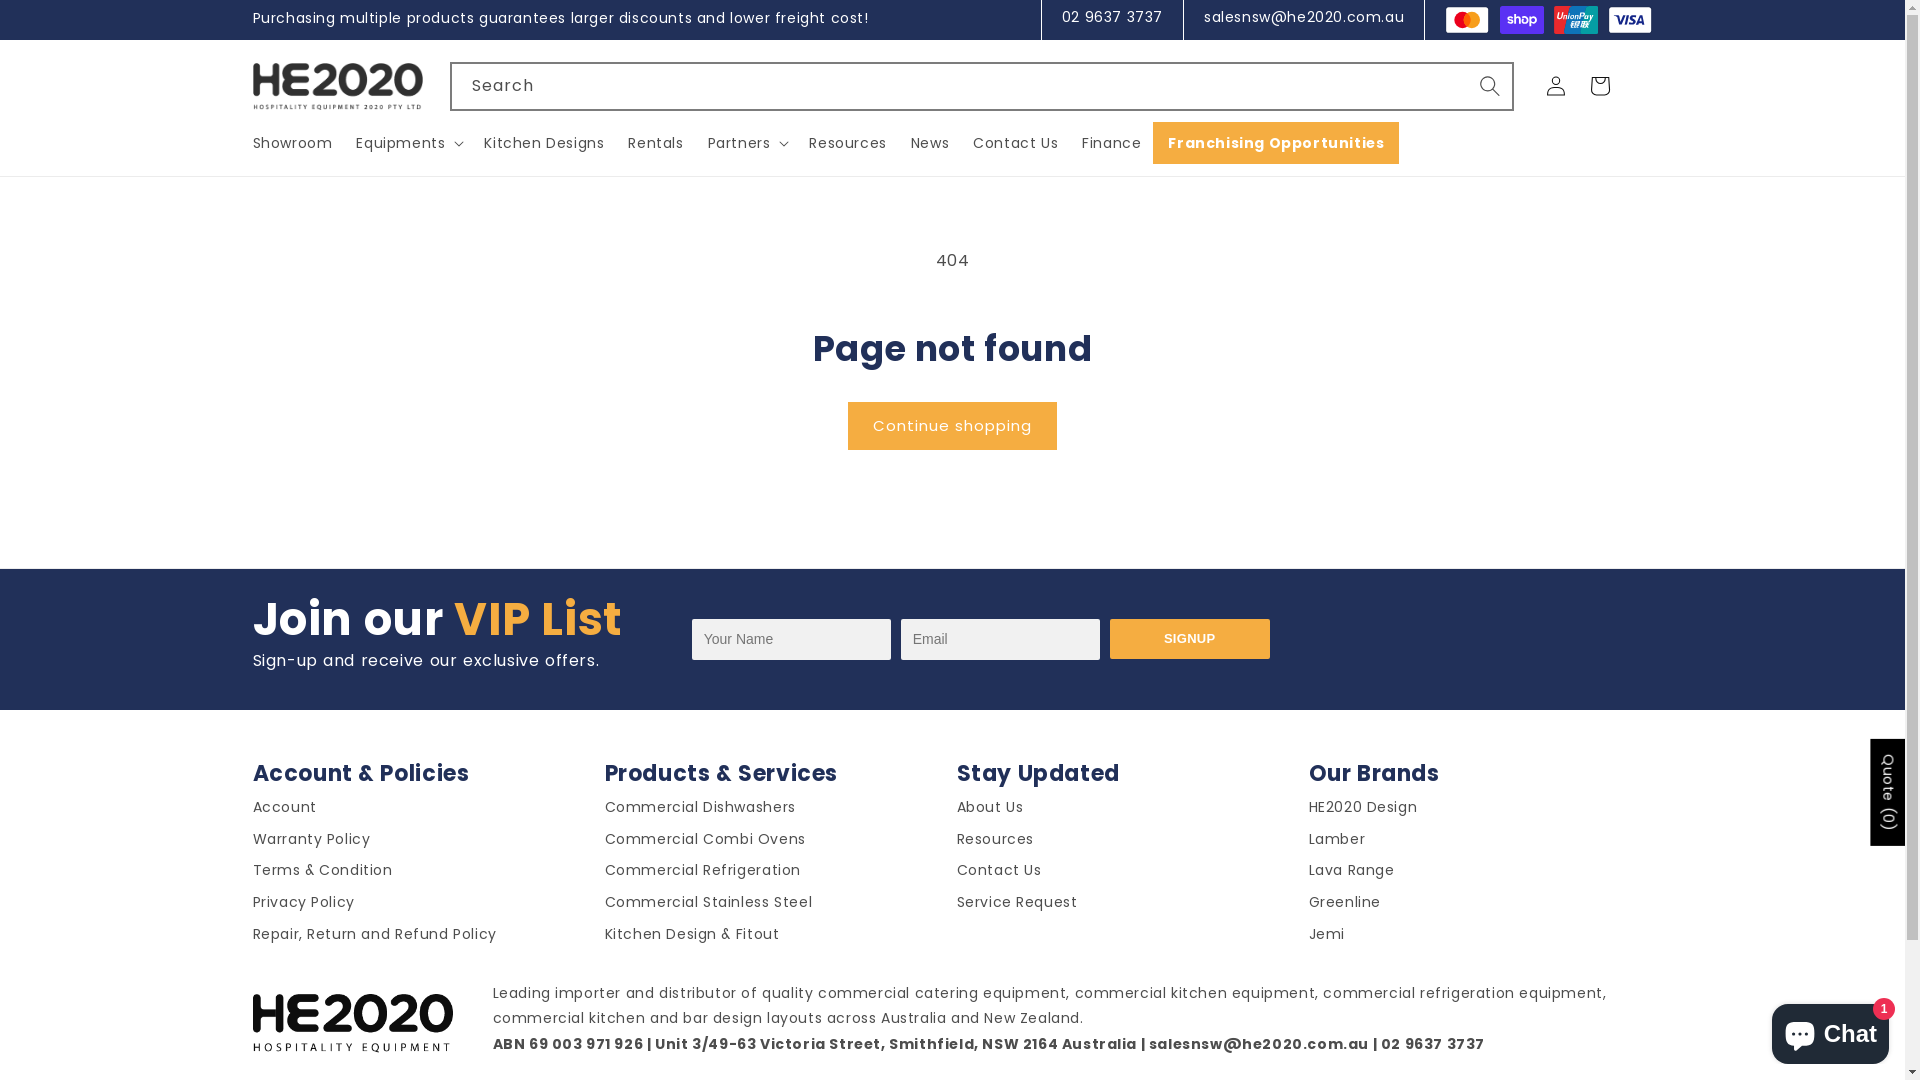 The width and height of the screenshot is (1920, 1080). What do you see at coordinates (282, 811) in the screenshot?
I see `'Account'` at bounding box center [282, 811].